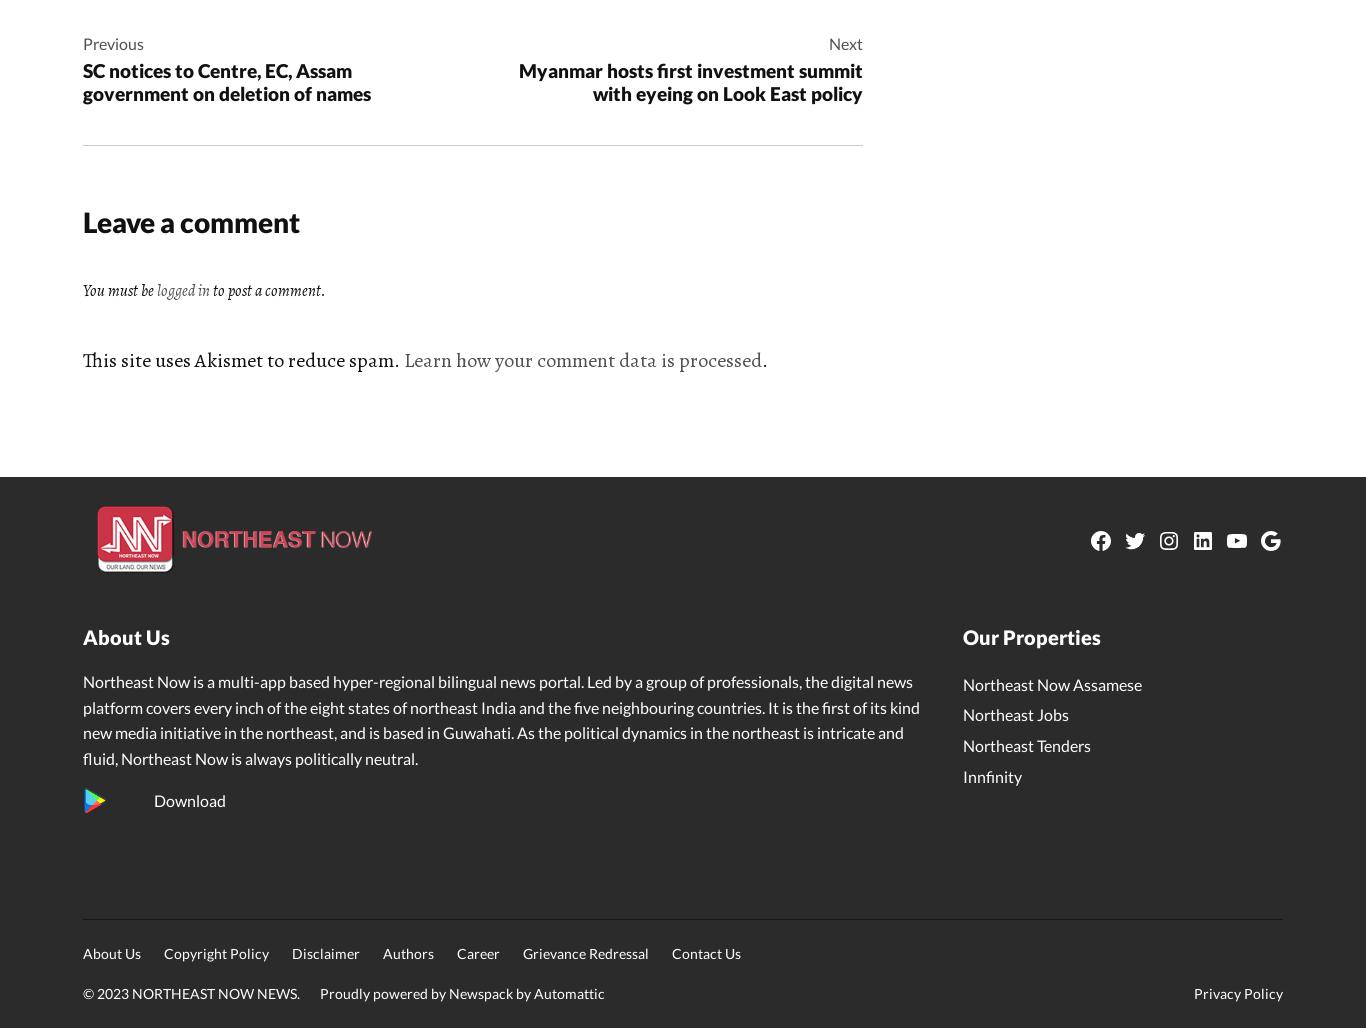 Image resolution: width=1366 pixels, height=1028 pixels. I want to click on 'Learn how your comment data is processed', so click(582, 359).